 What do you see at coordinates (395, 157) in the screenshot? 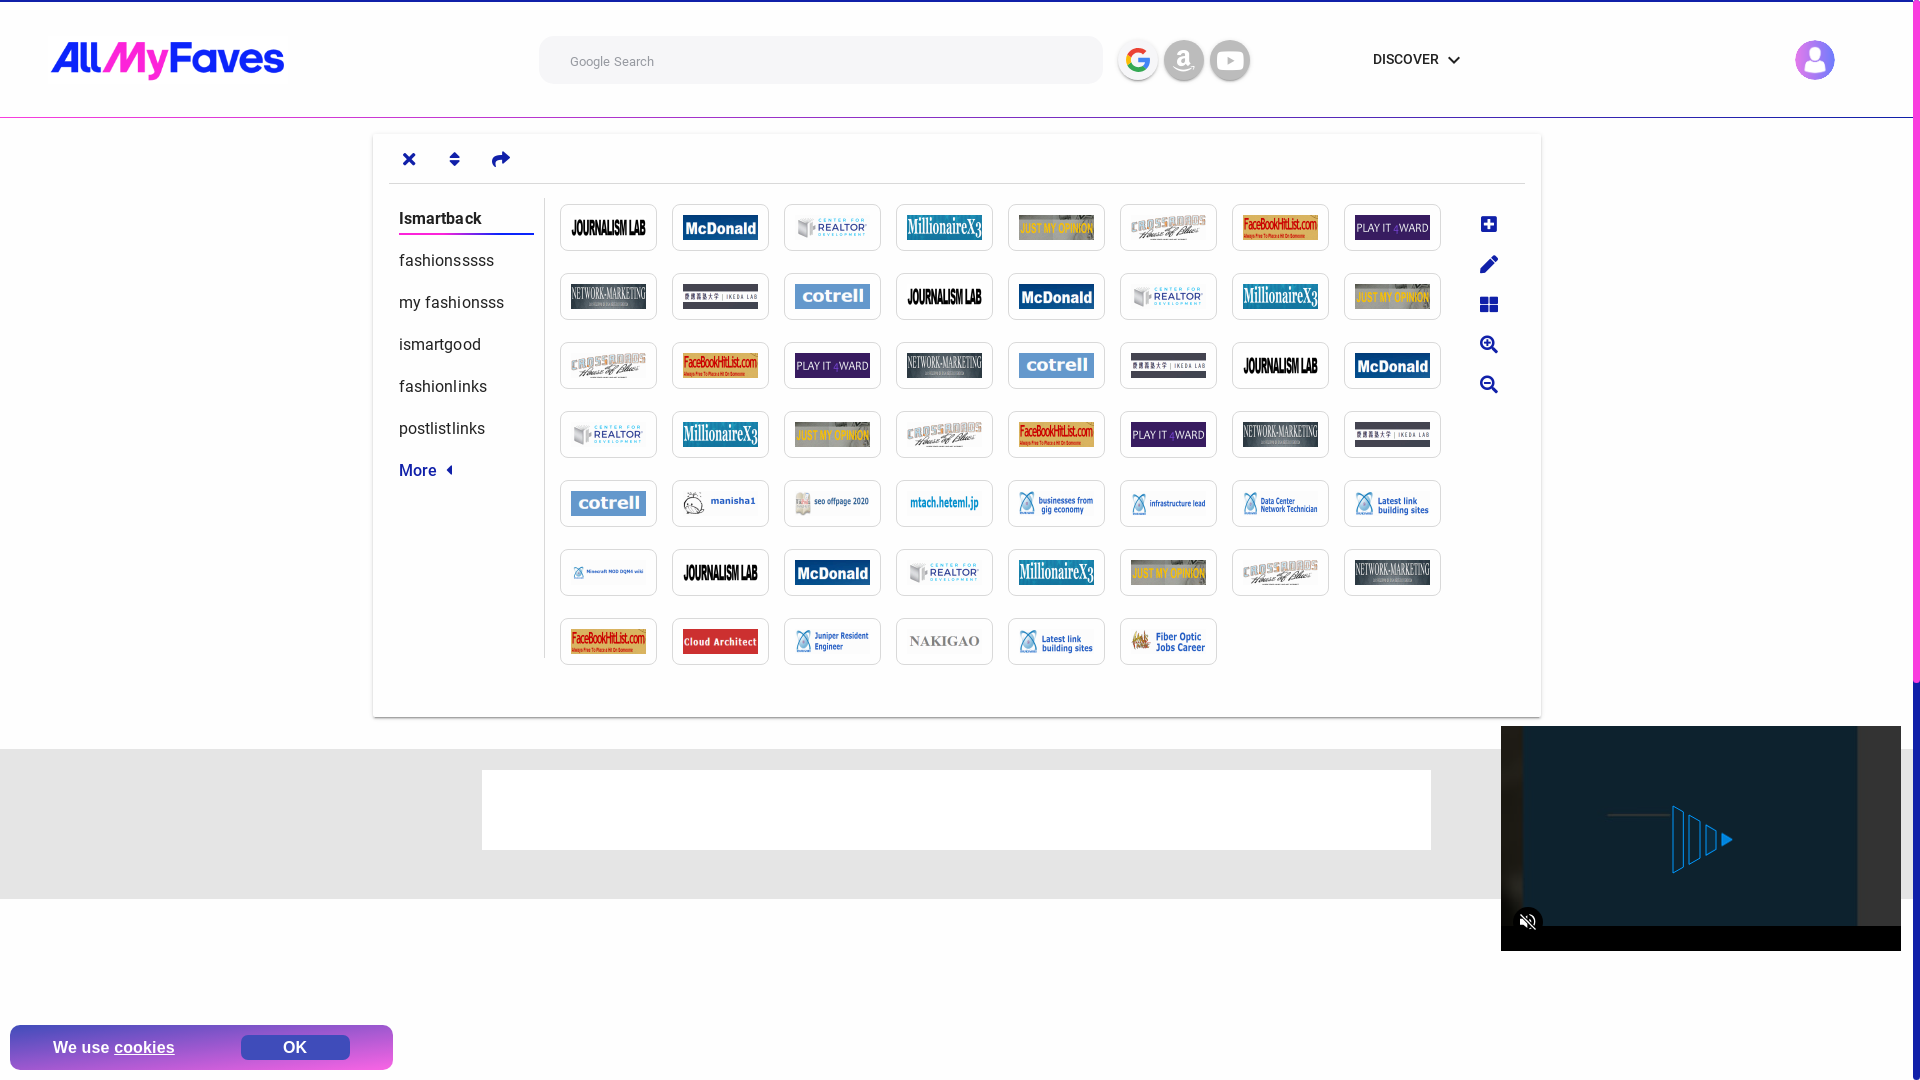
I see `'Show/Hide tabs'` at bounding box center [395, 157].